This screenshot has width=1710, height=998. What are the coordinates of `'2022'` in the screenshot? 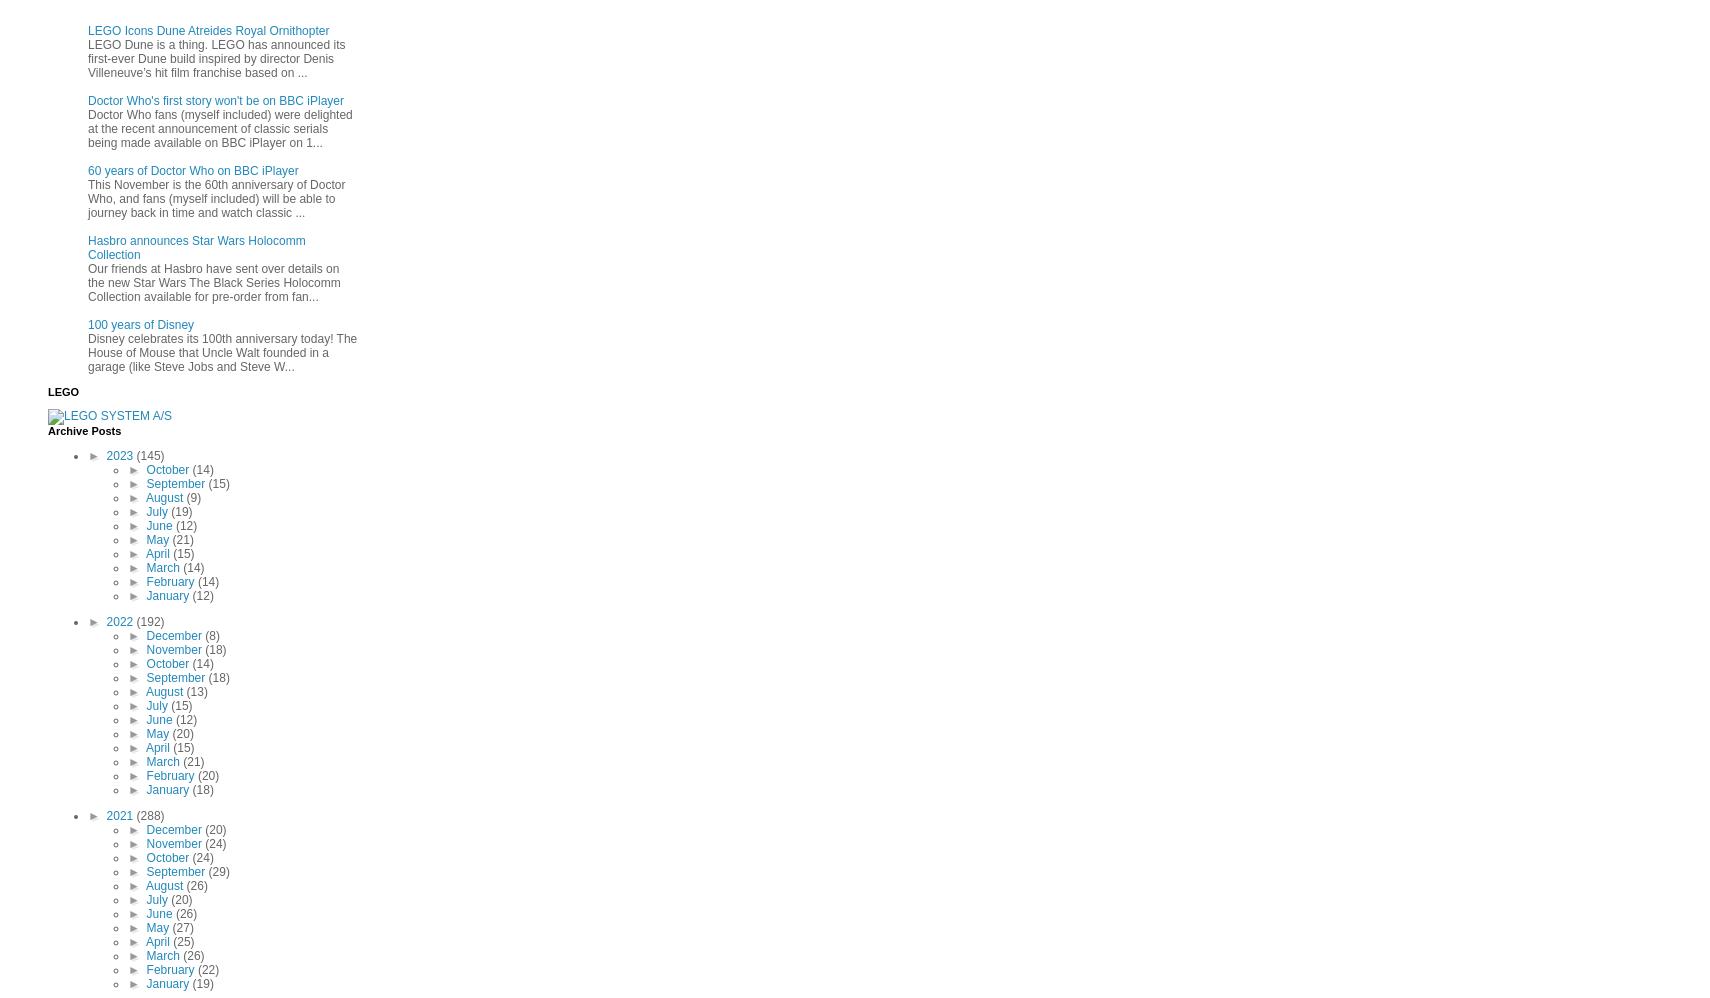 It's located at (120, 621).